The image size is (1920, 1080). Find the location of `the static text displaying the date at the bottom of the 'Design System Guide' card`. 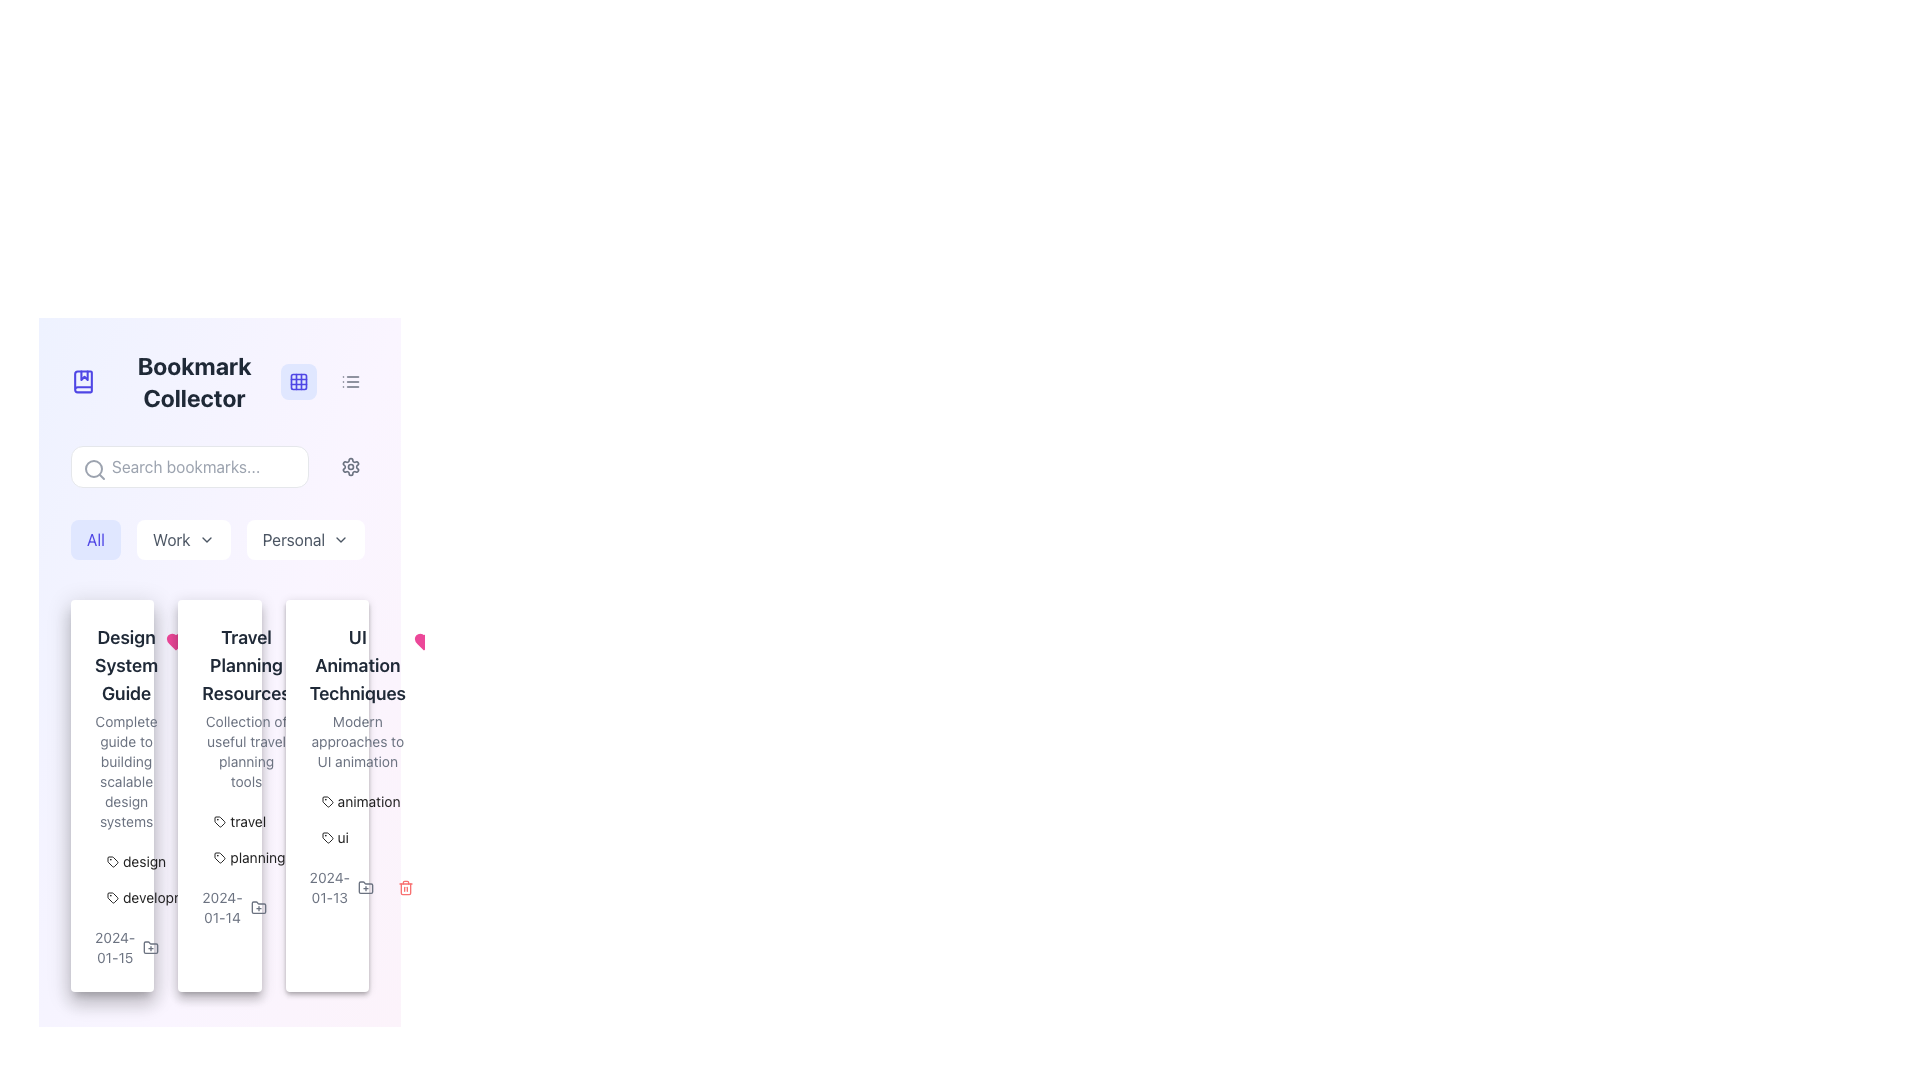

the static text displaying the date at the bottom of the 'Design System Guide' card is located at coordinates (114, 947).